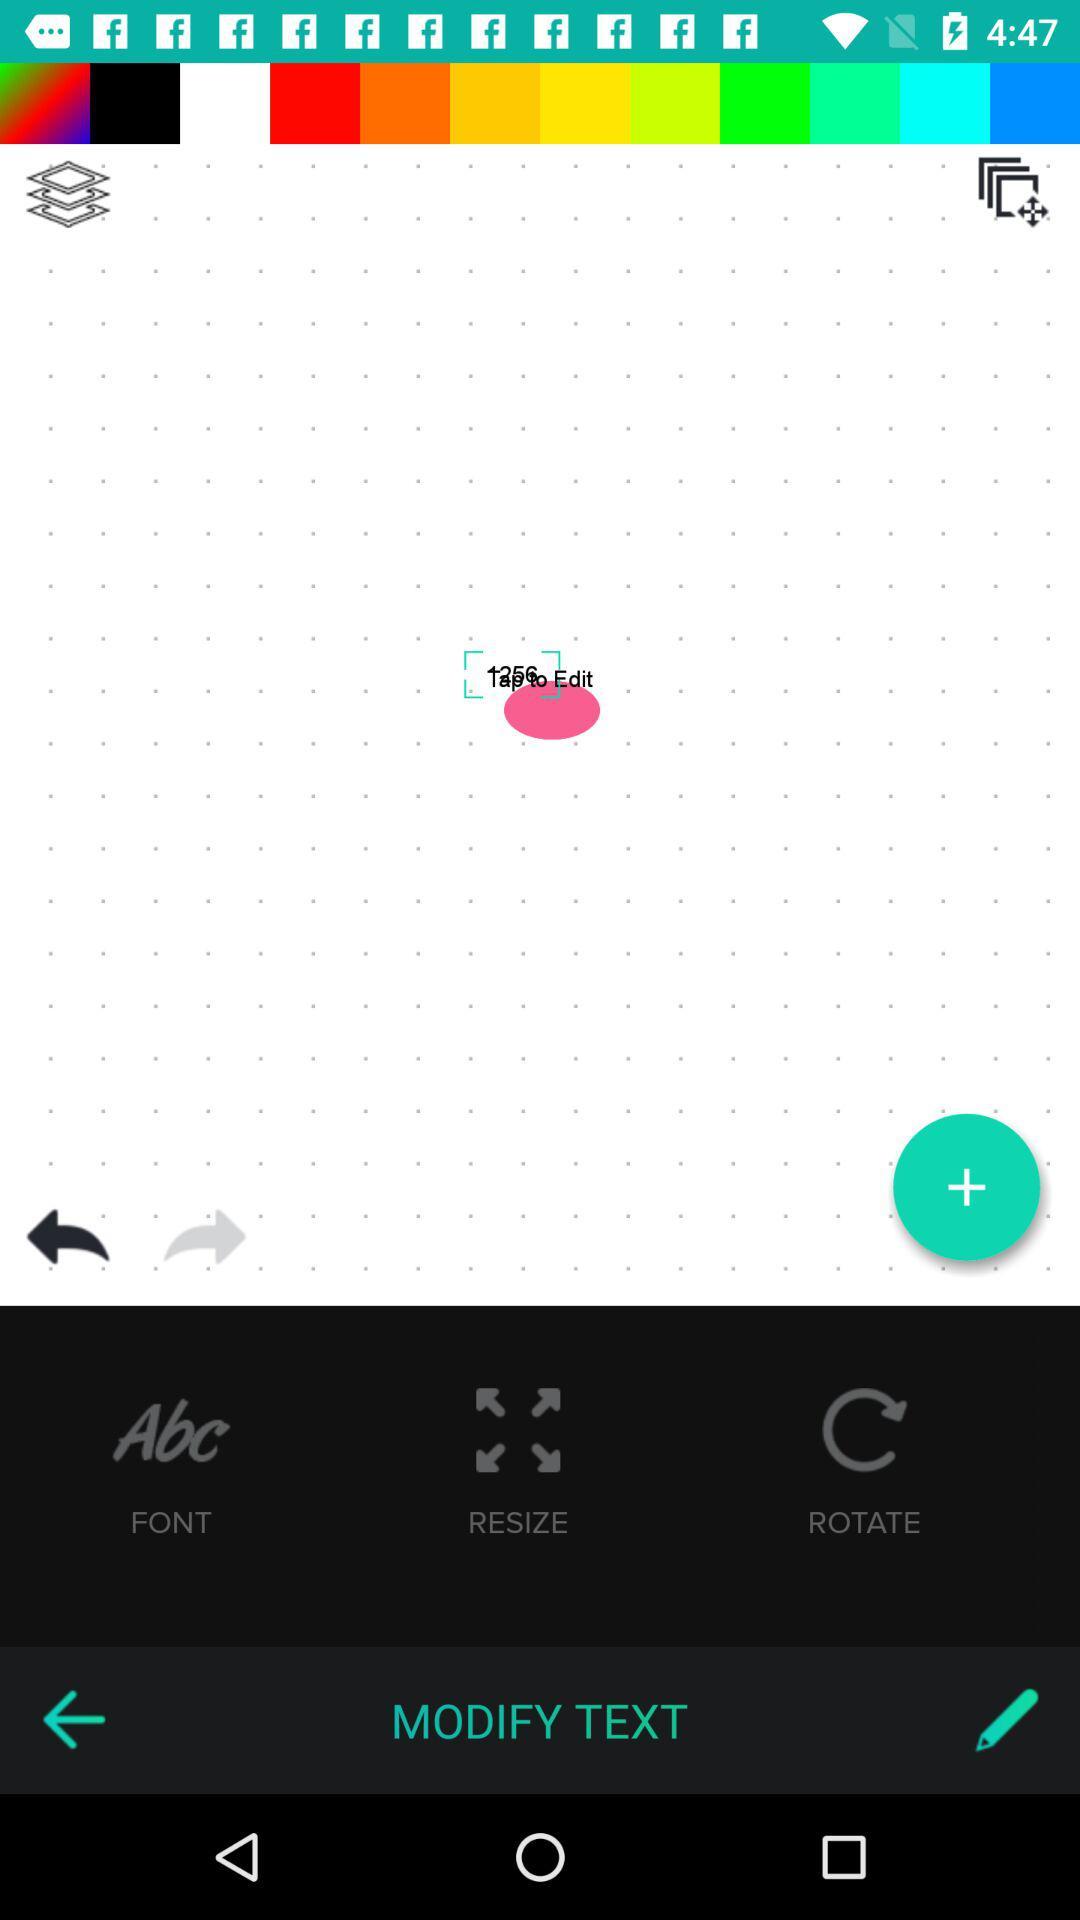 The width and height of the screenshot is (1080, 1920). I want to click on a picture, so click(965, 1187).